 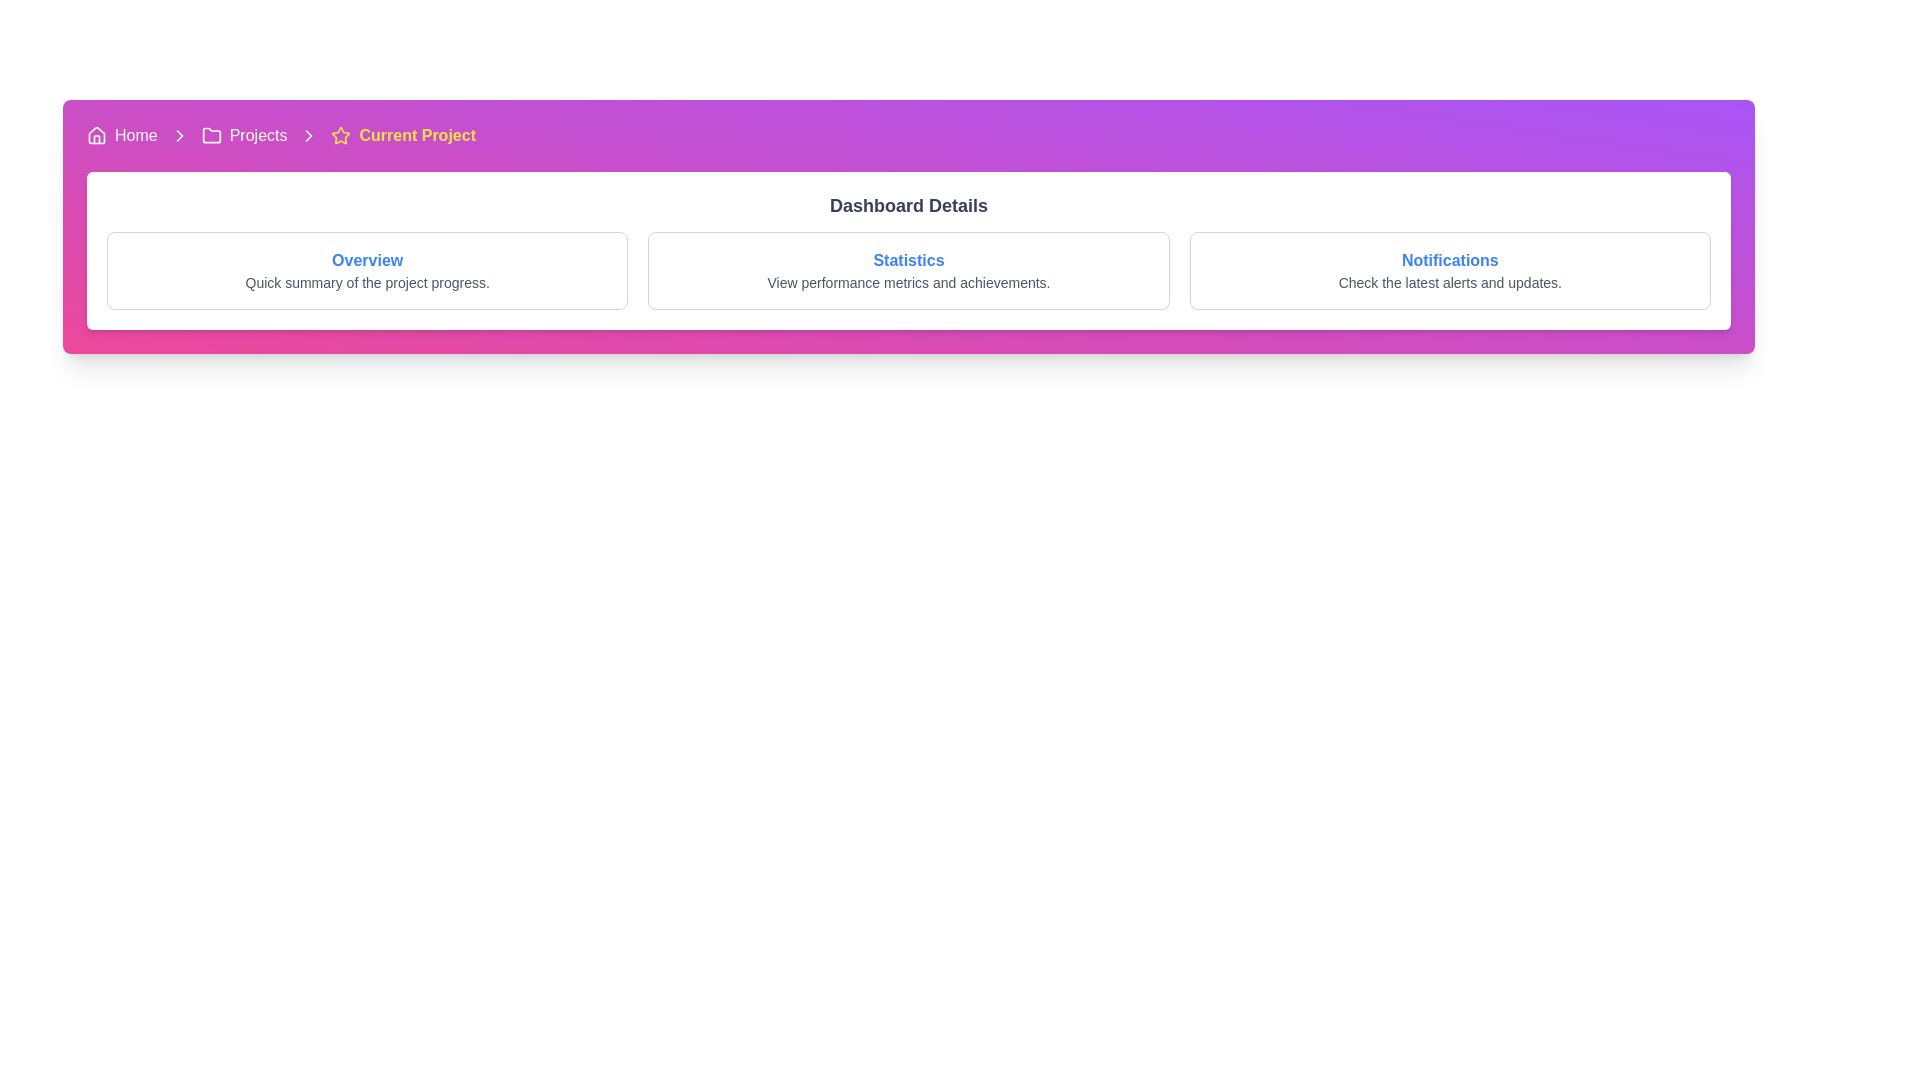 I want to click on the clickable link that serves as a navigation element, located to the right of a folder icon and preceding the 'Current Project' text in the breadcrumb navigation, so click(x=257, y=135).